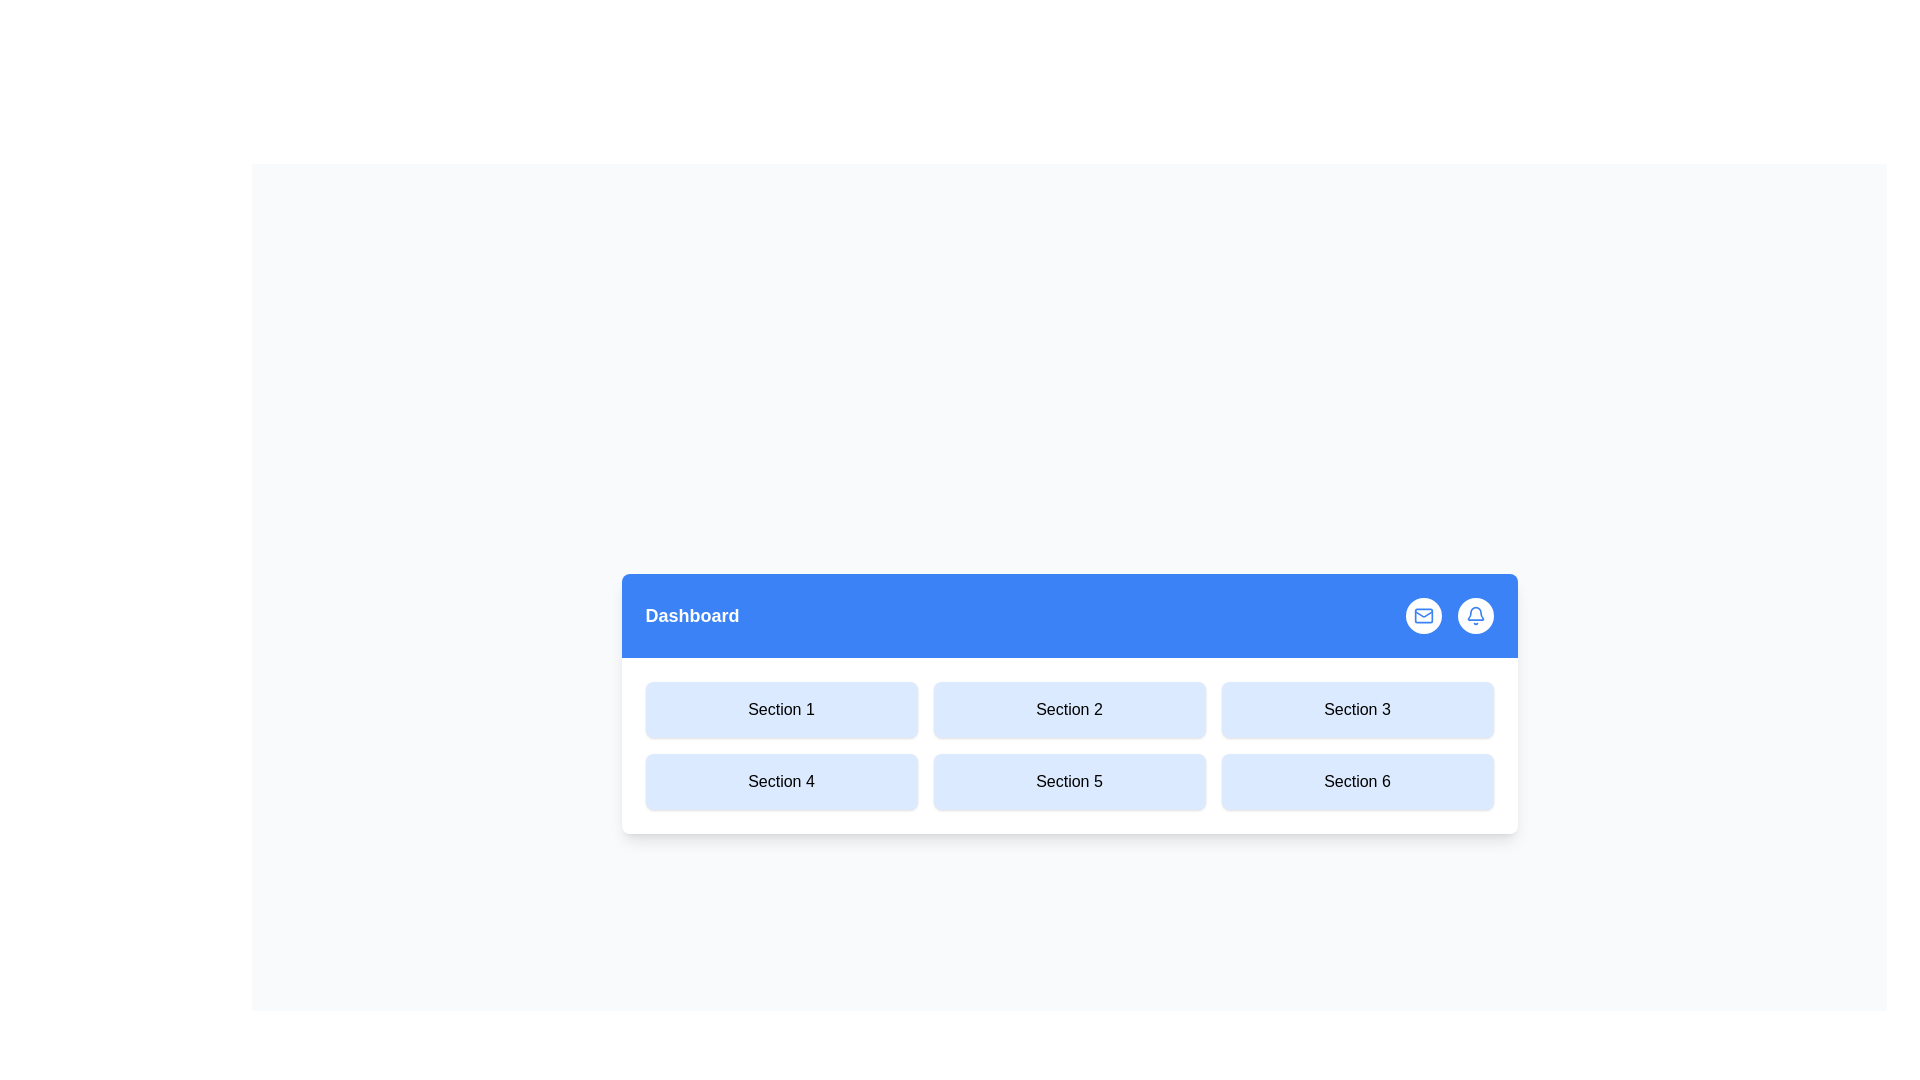 The height and width of the screenshot is (1080, 1920). Describe the element at coordinates (1357, 781) in the screenshot. I see `the non-interactive button-like UI component representing 'Section 6' located in the second row and third column of the grid layout` at that location.